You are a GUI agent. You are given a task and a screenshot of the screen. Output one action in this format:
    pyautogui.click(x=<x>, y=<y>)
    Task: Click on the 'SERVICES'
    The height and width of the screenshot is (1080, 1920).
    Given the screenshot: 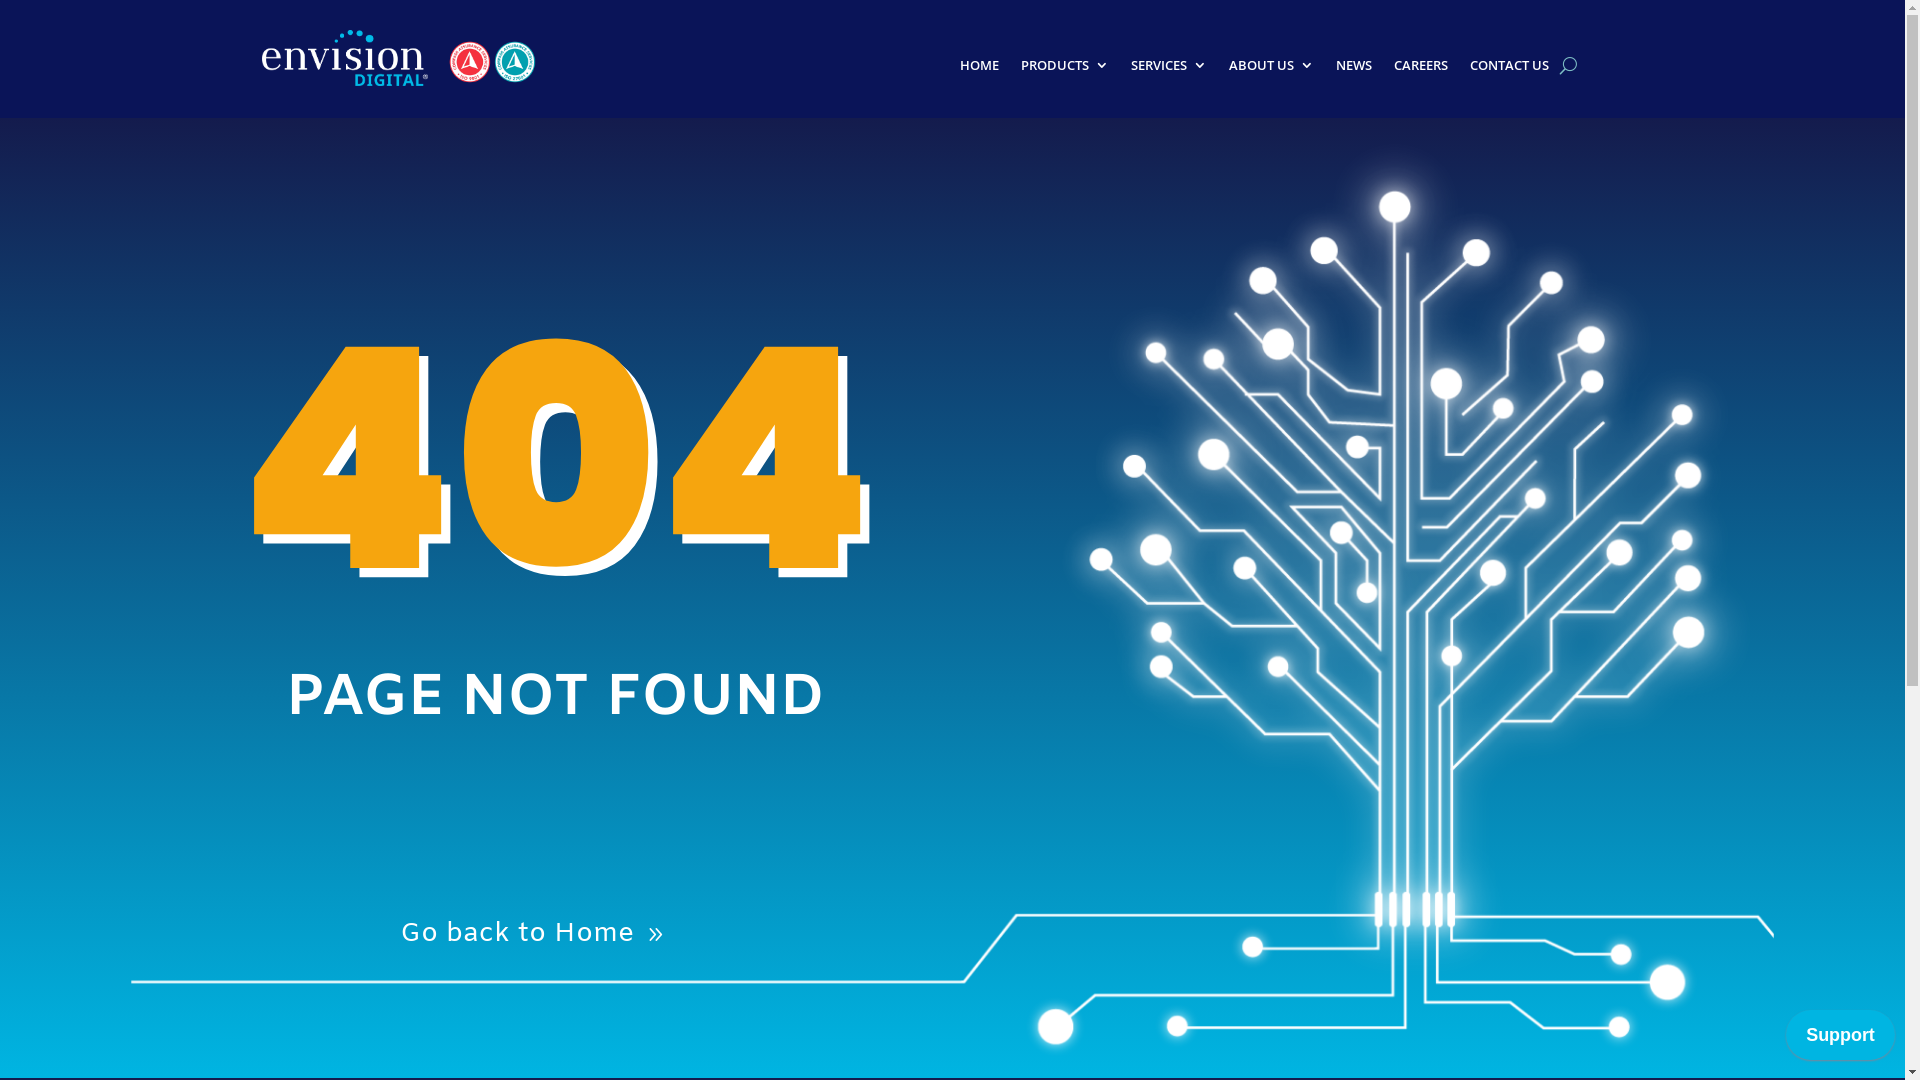 What is the action you would take?
    pyautogui.click(x=1169, y=68)
    